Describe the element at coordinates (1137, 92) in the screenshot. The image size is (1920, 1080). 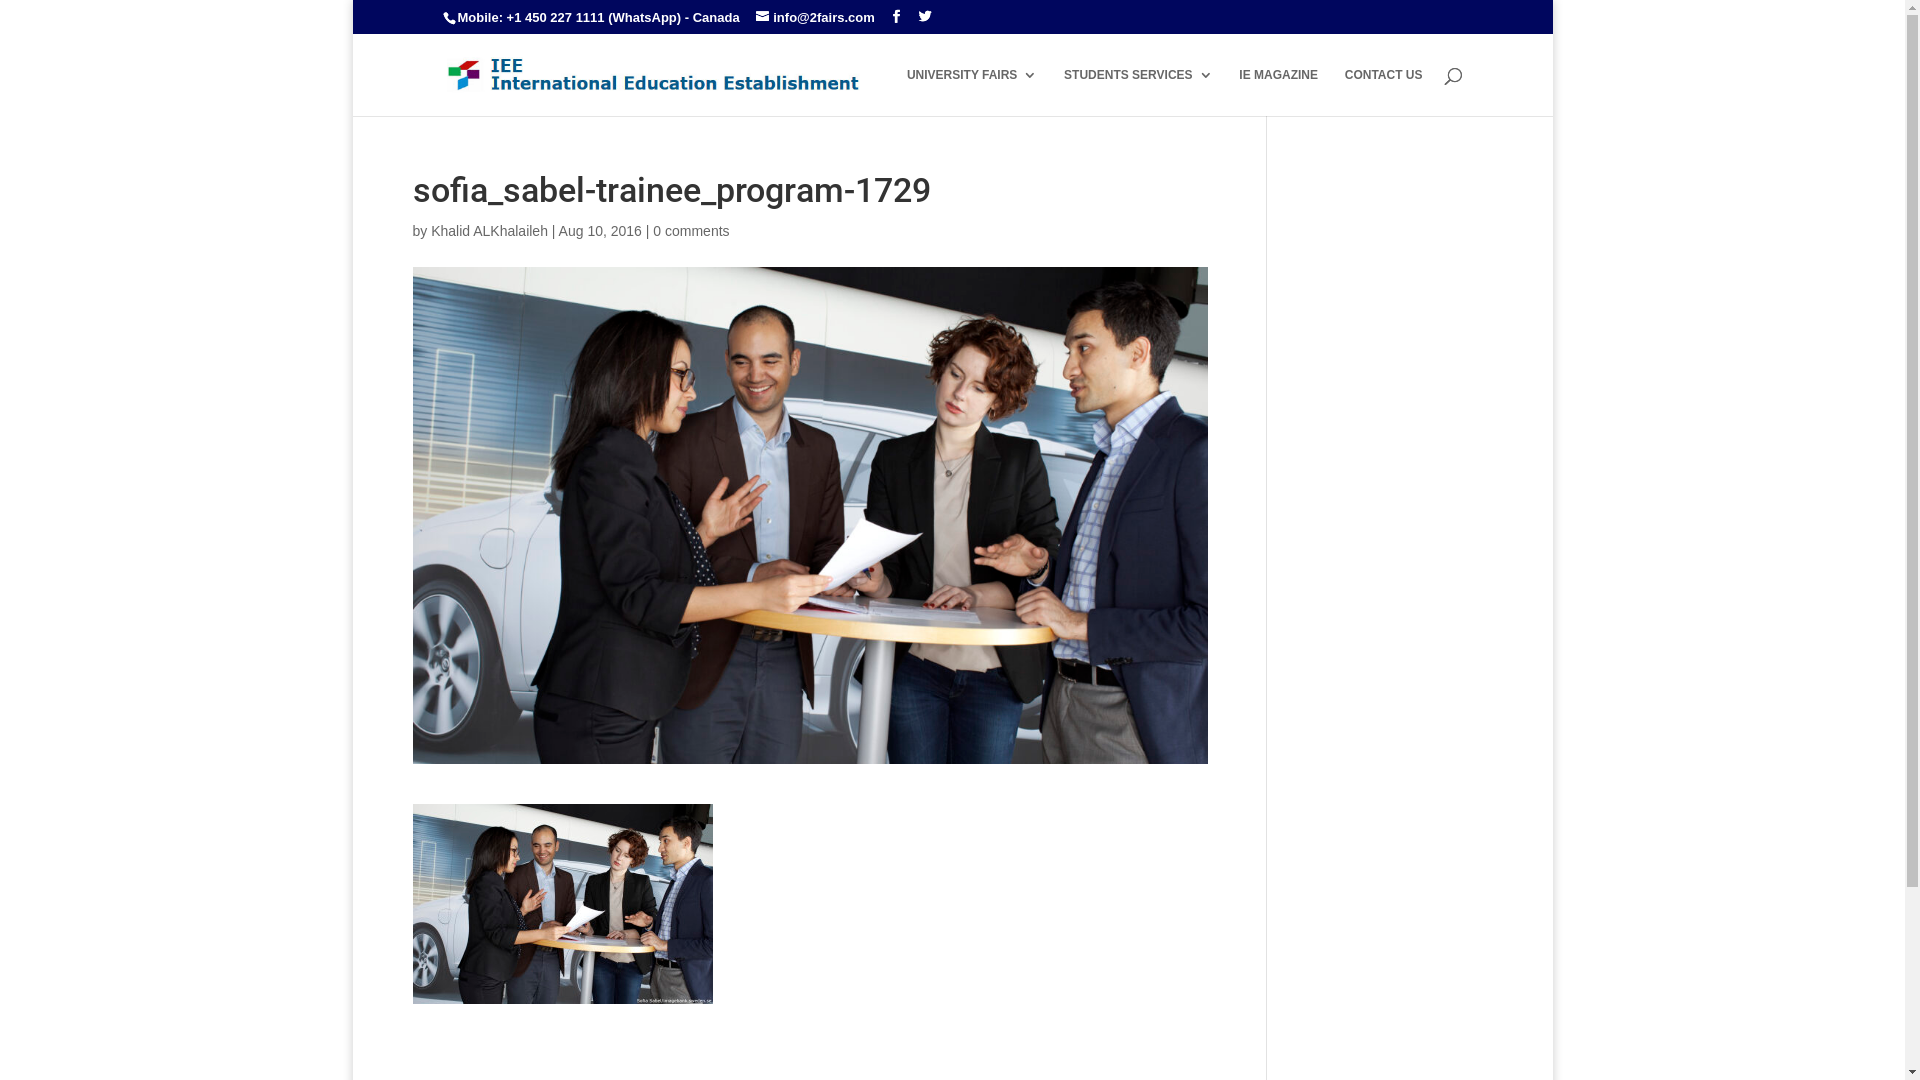
I see `'STUDENTS SERVICES'` at that location.